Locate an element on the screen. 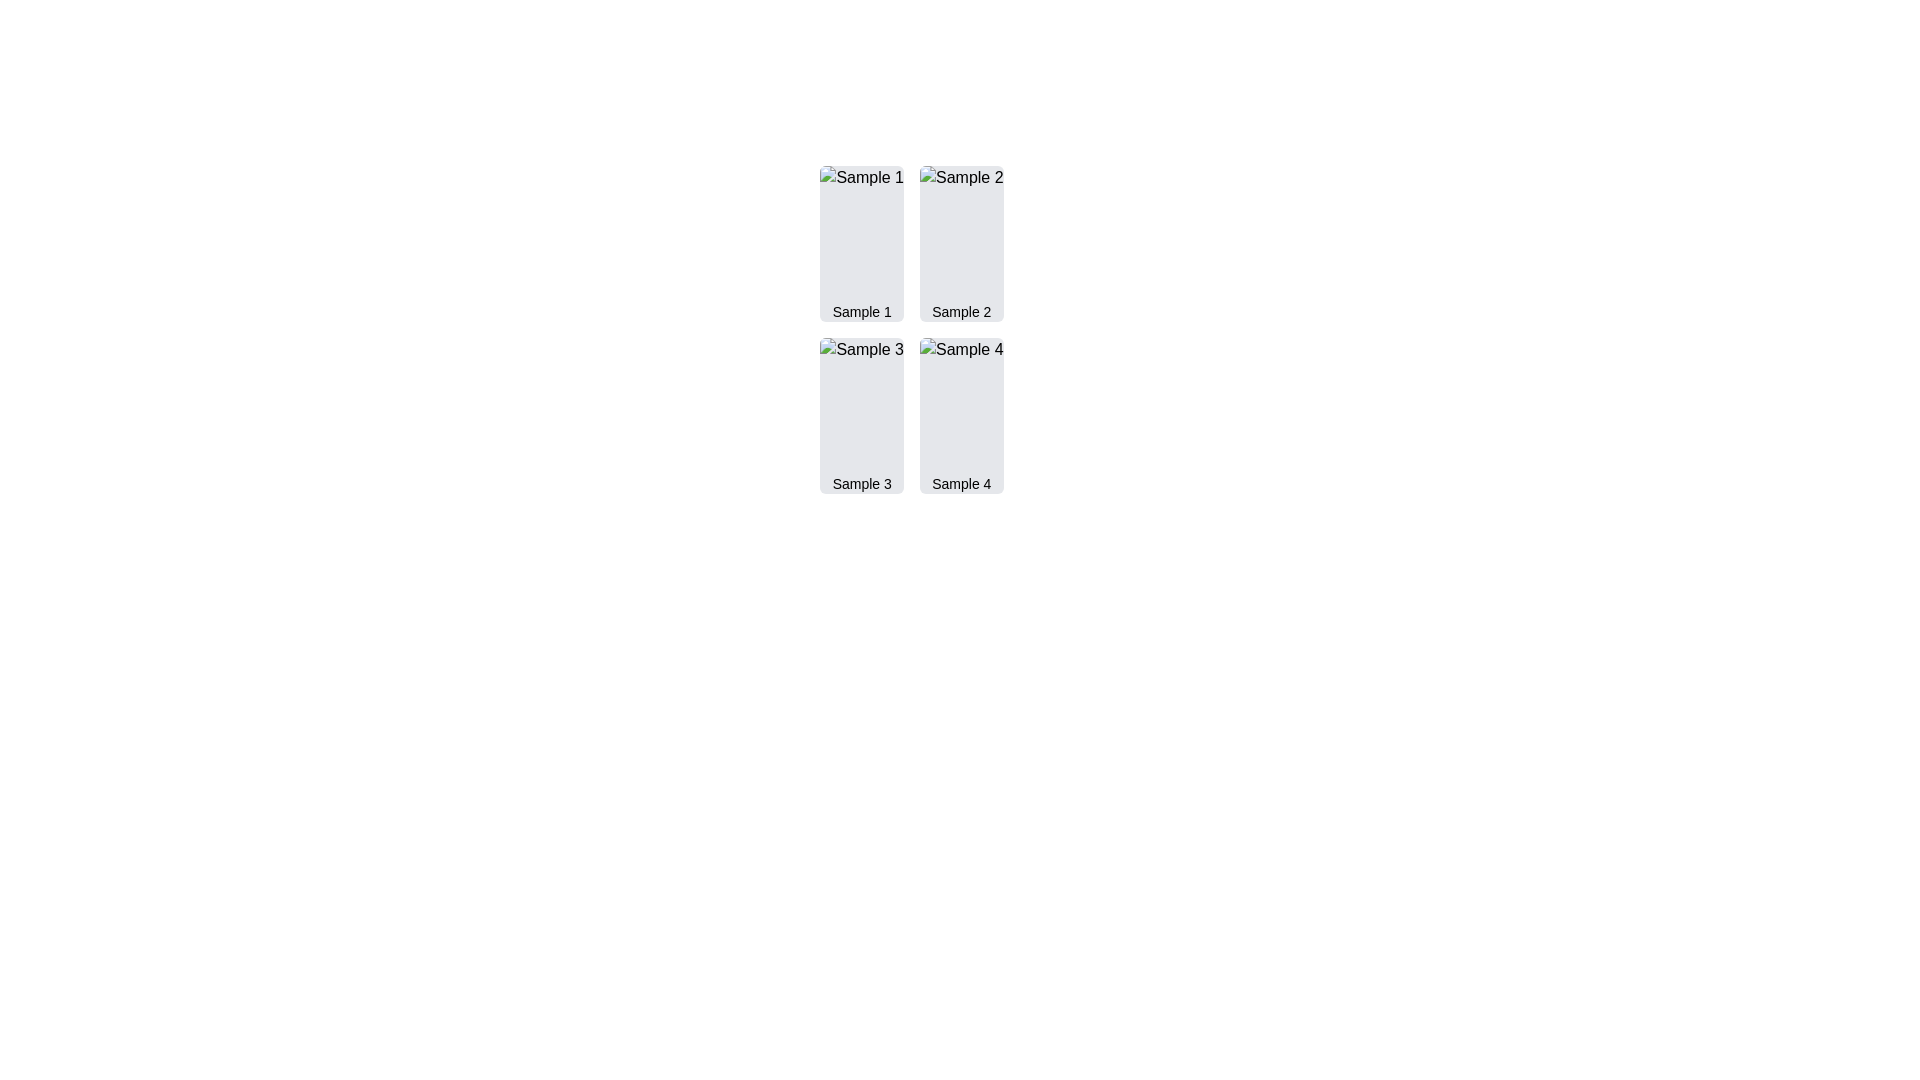  the image representing 'Sample 1', located in the top-left position of a grid layout is located at coordinates (862, 229).